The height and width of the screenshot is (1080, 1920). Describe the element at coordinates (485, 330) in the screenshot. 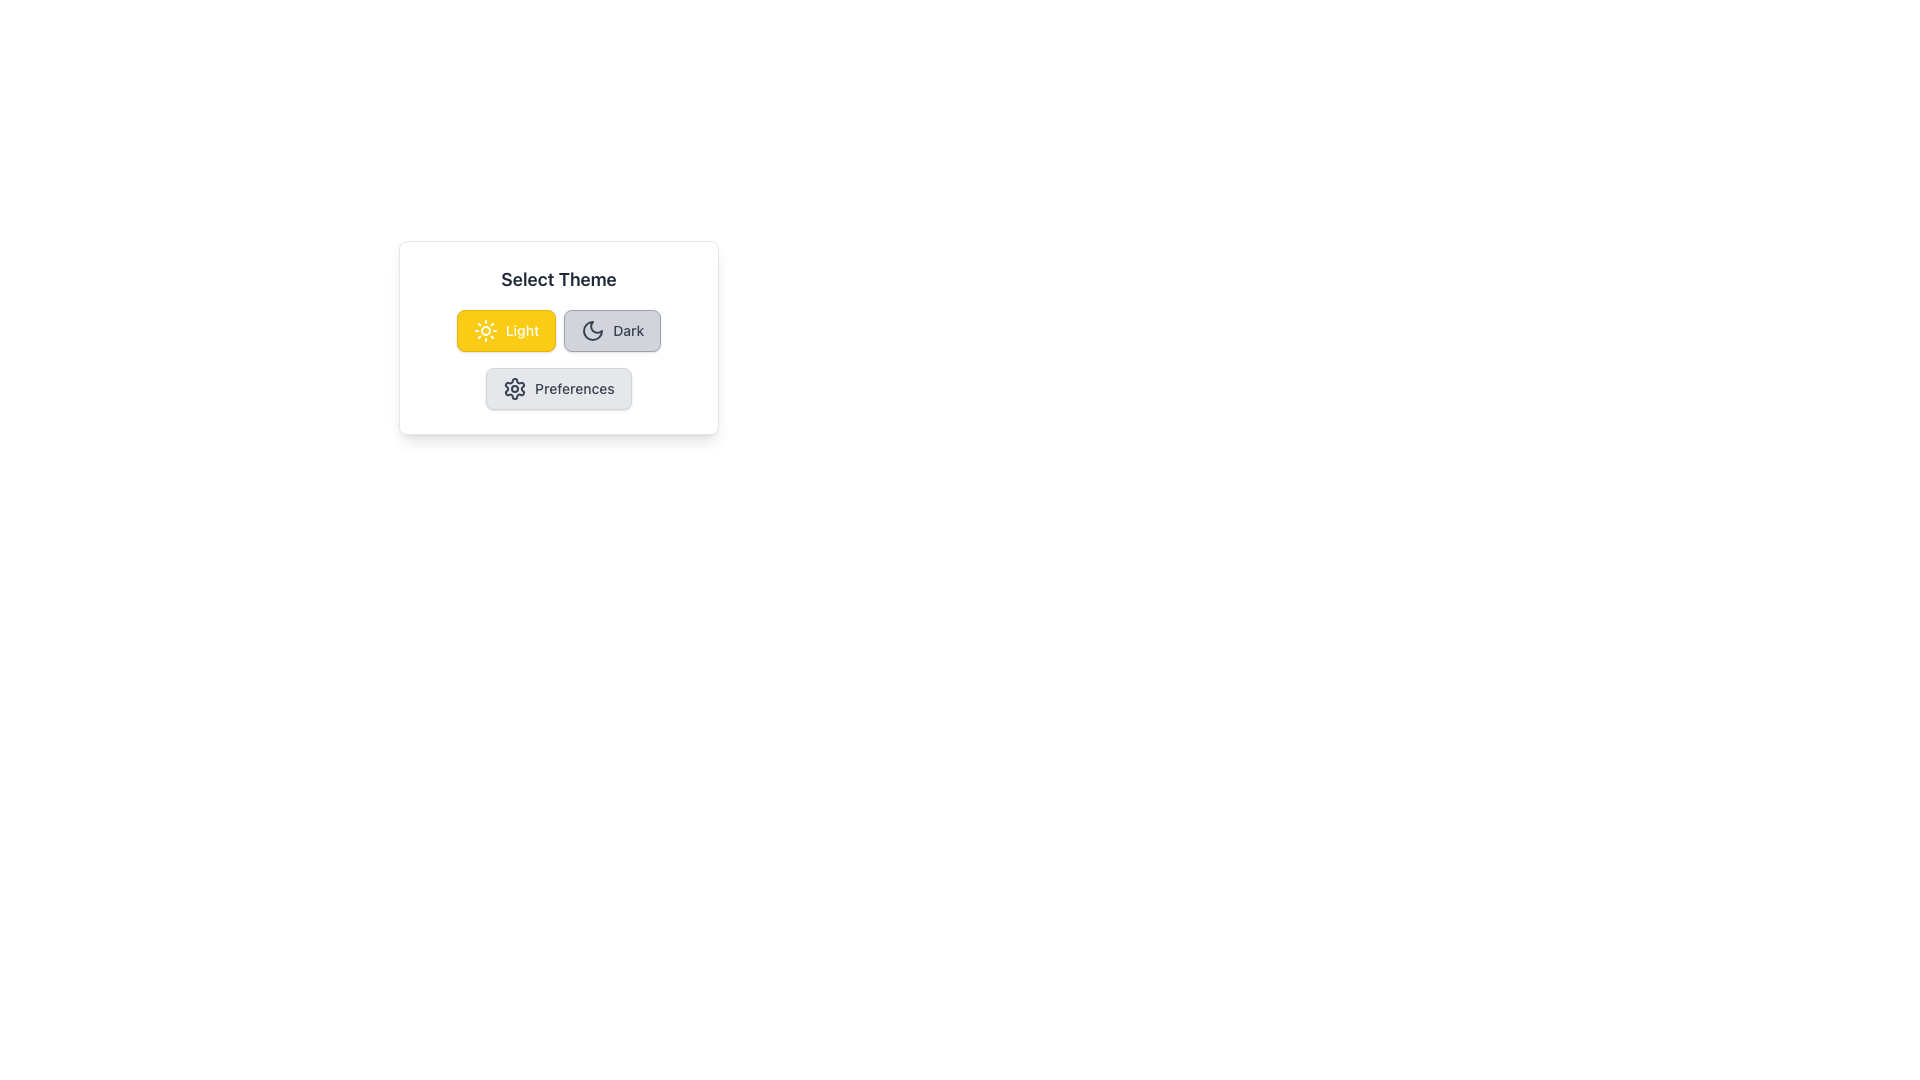

I see `the sun icon within the 'Light' button` at that location.